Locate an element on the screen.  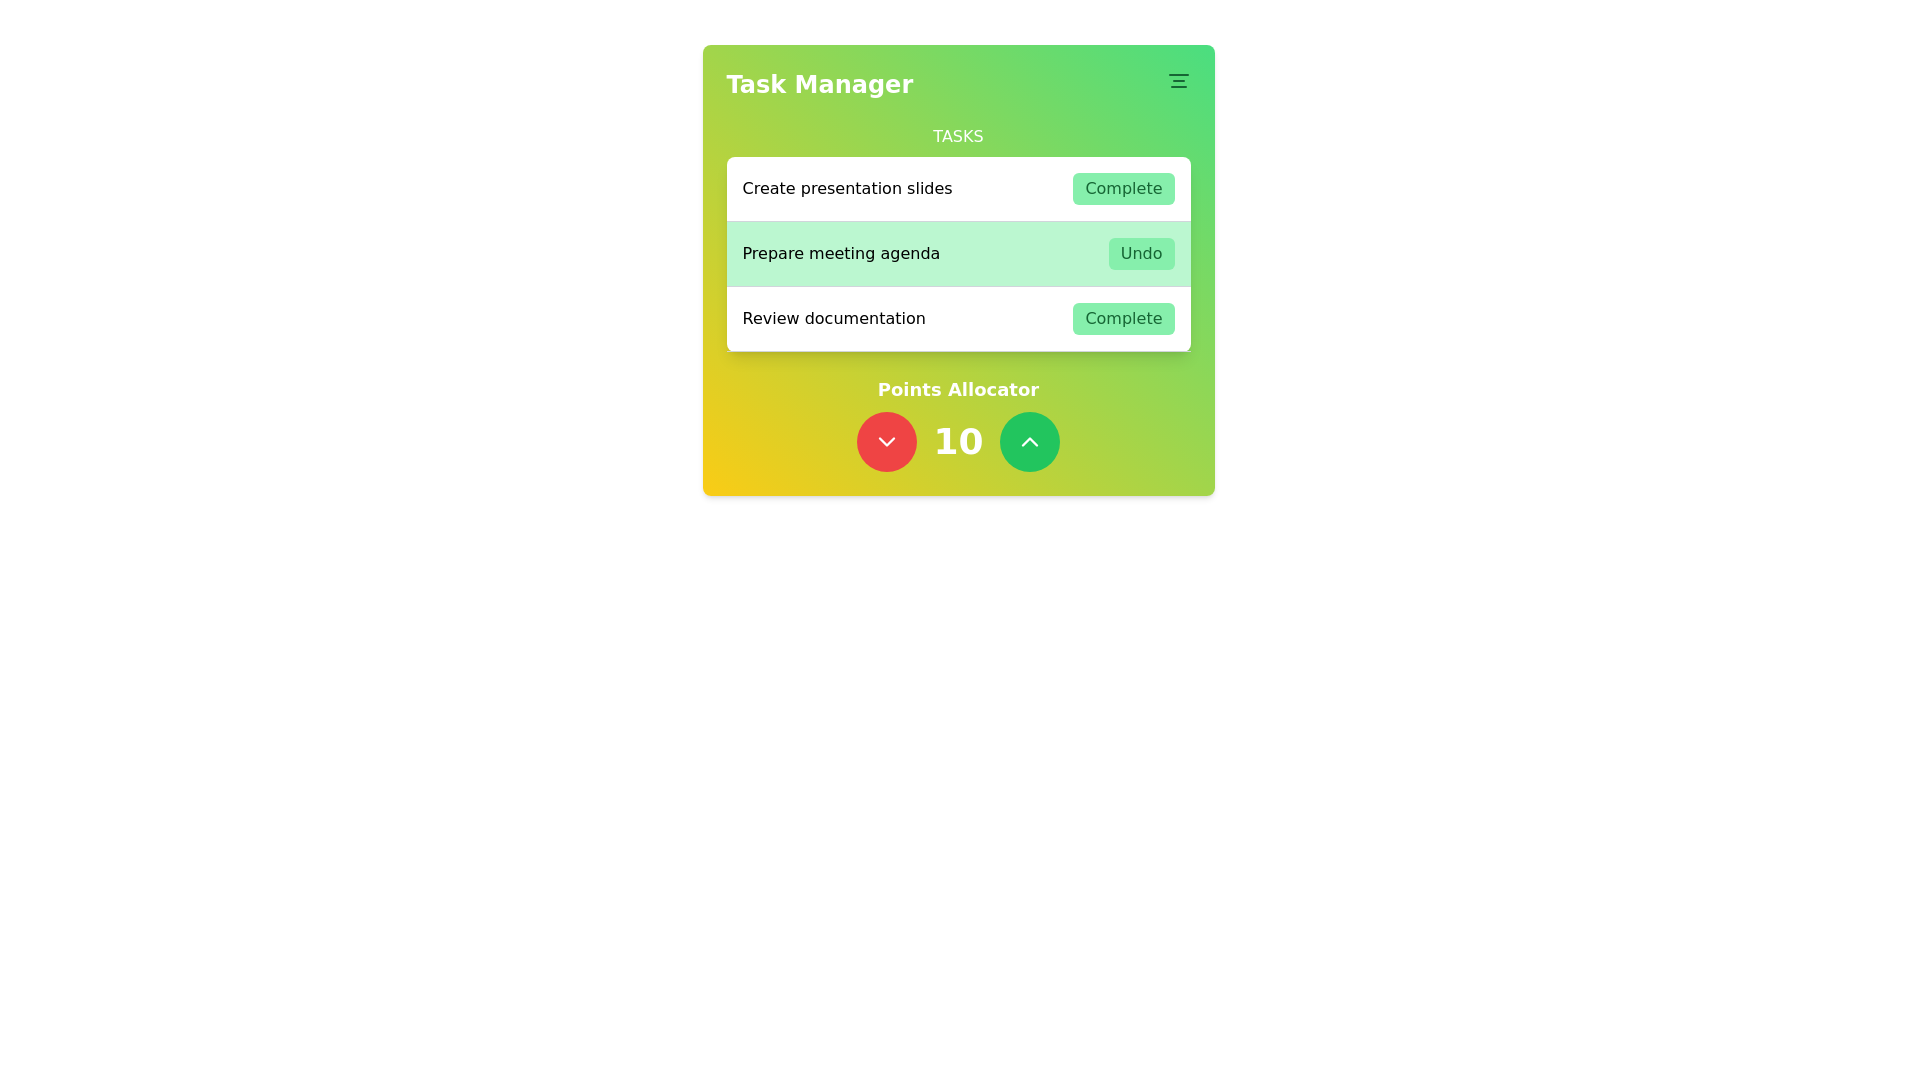
the numeric text displaying the value '10' in bold and large font, which is centered between two circular buttons in the 'Points Allocator' section is located at coordinates (957, 441).